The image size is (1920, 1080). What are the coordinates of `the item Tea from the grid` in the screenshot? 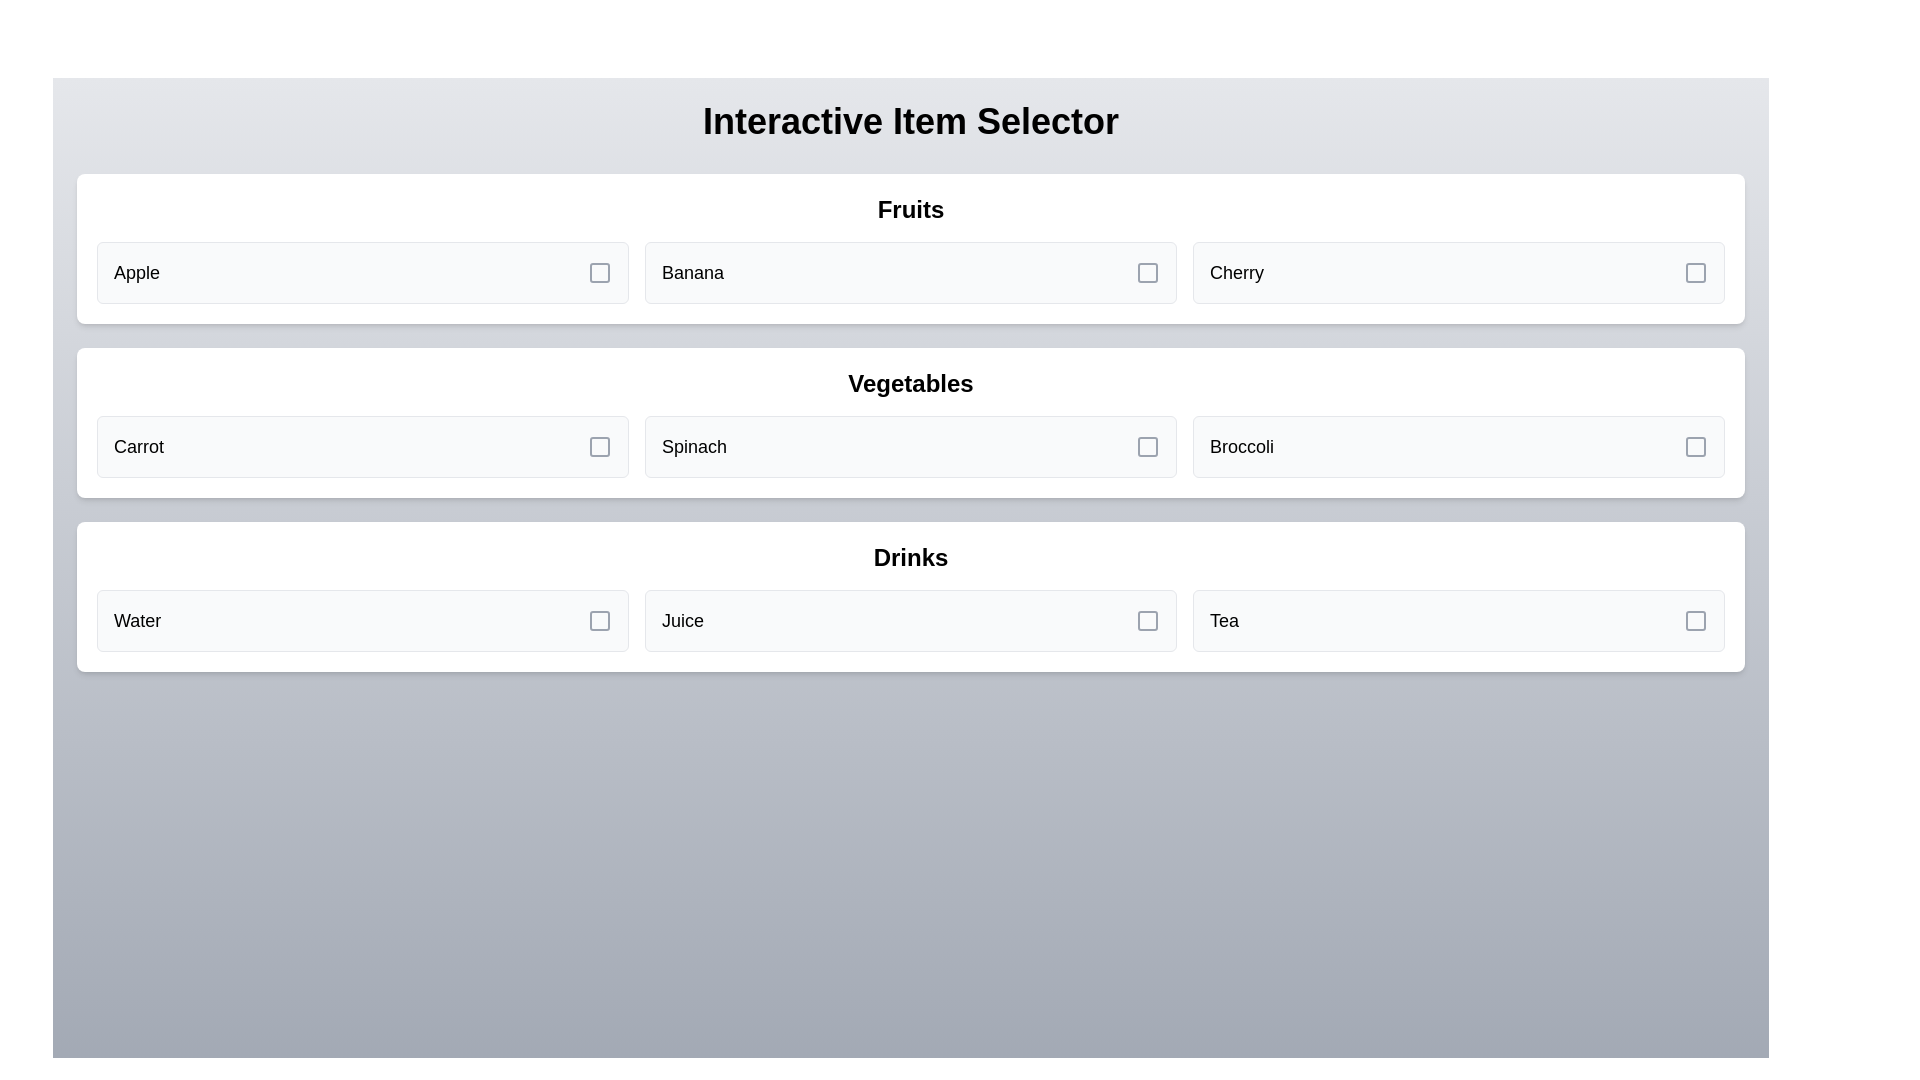 It's located at (1459, 620).